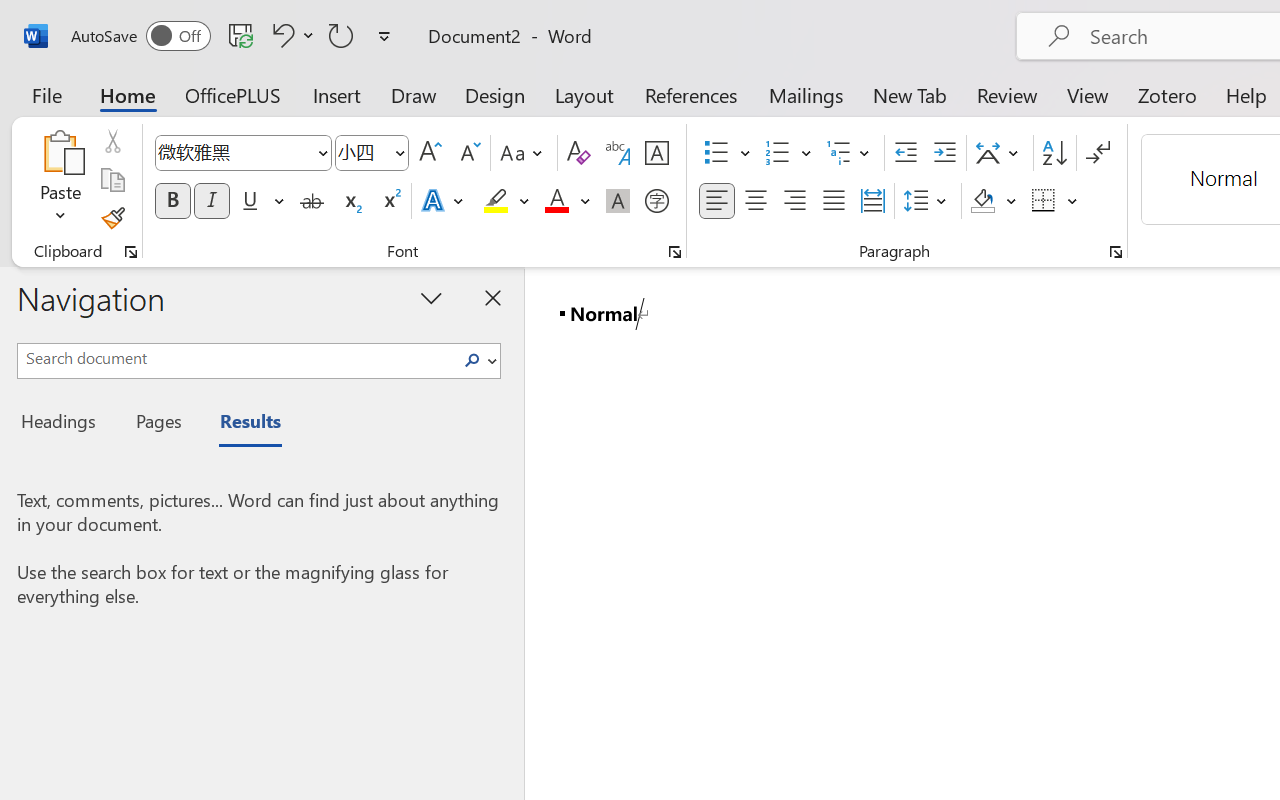  Describe the element at coordinates (656, 153) in the screenshot. I see `'Character Border'` at that location.